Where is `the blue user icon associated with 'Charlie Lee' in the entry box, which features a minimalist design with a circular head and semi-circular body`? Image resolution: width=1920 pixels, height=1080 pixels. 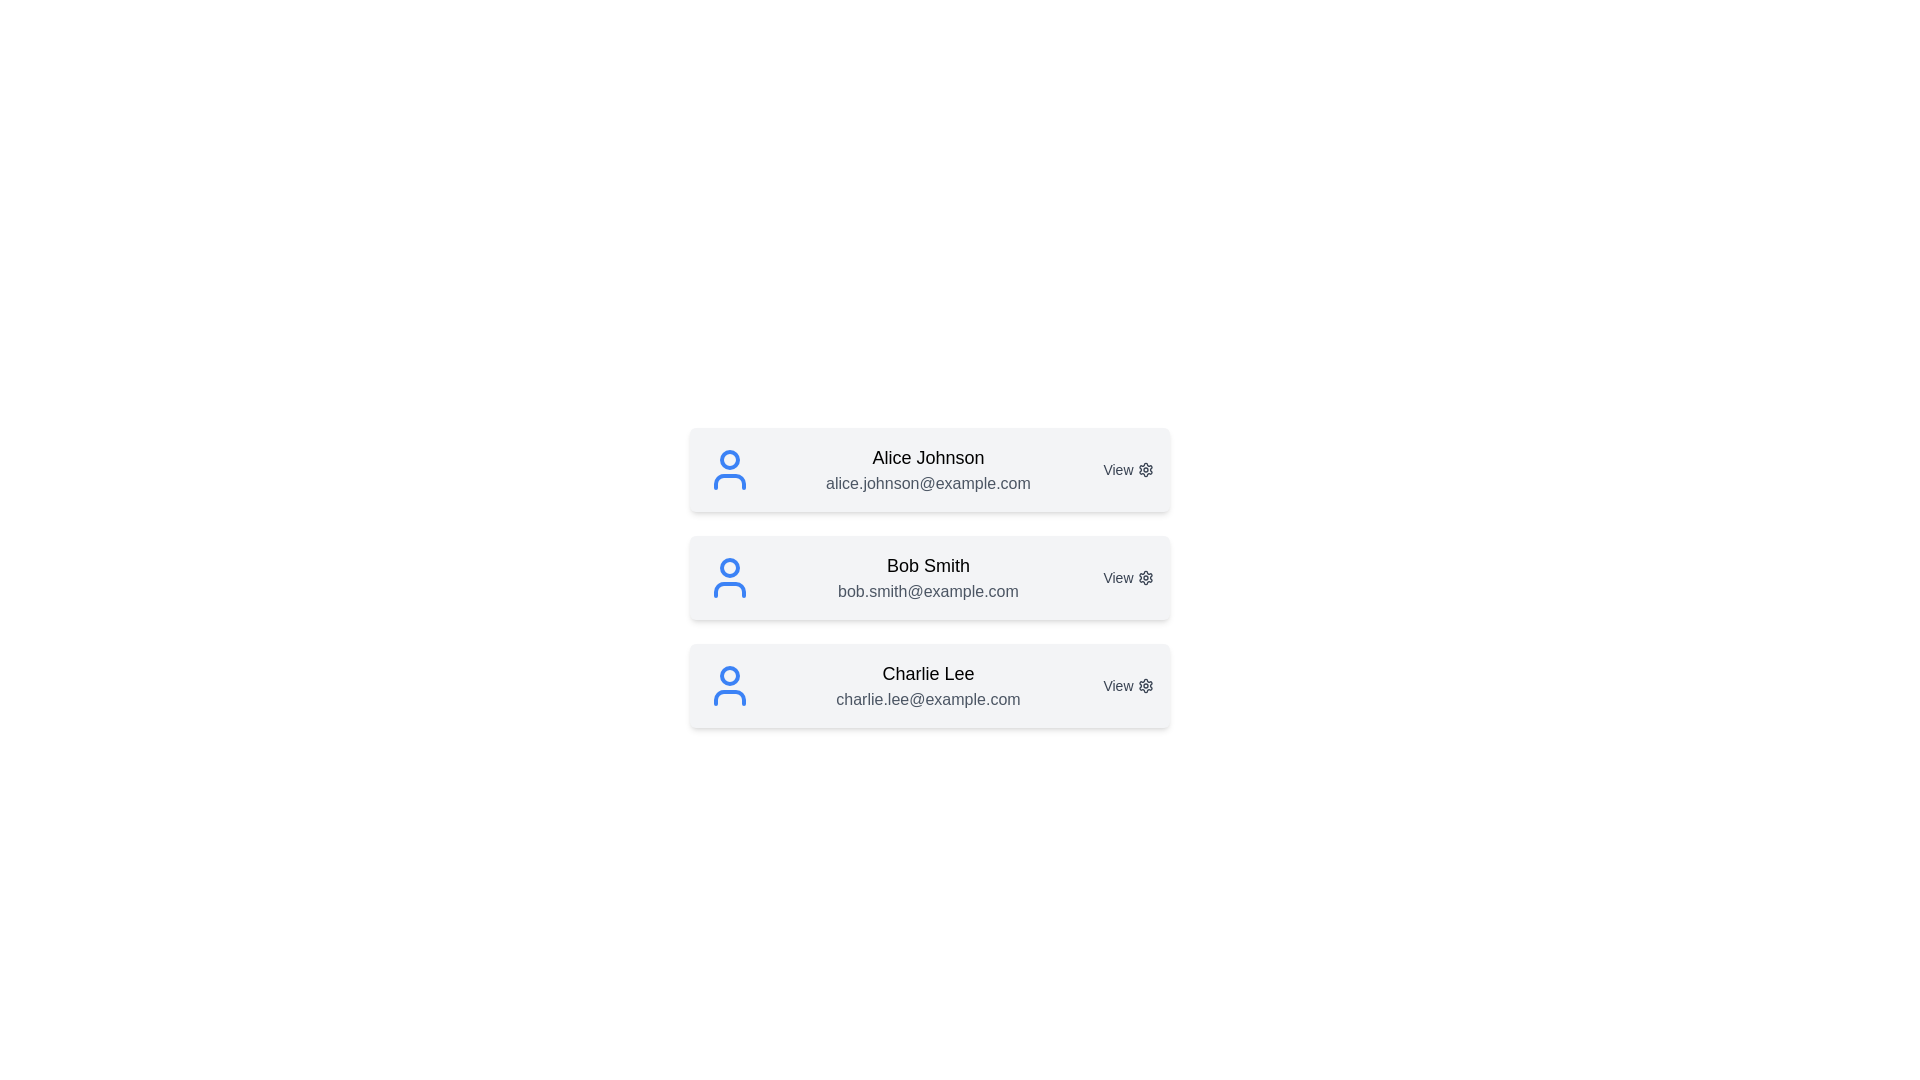 the blue user icon associated with 'Charlie Lee' in the entry box, which features a minimalist design with a circular head and semi-circular body is located at coordinates (728, 685).